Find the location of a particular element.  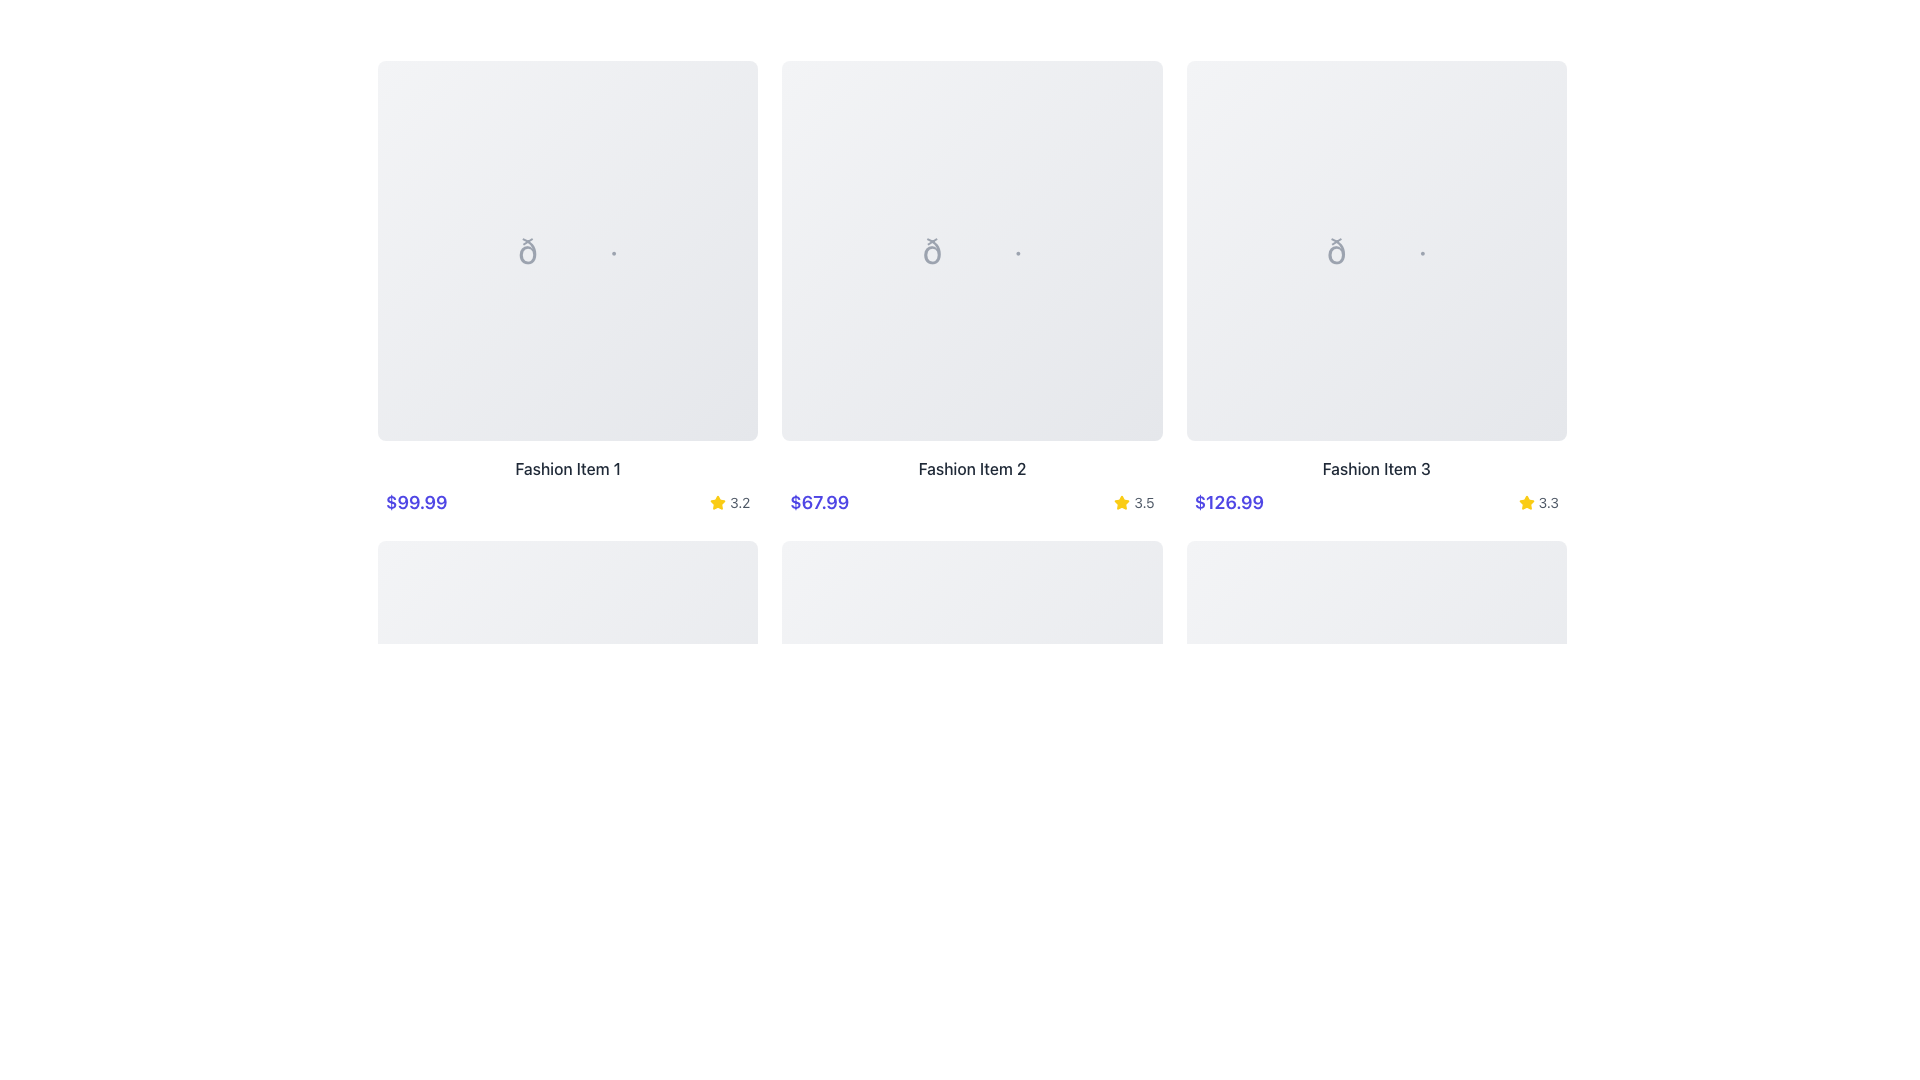

the navigation button located at the far-right end of the pagination controls to advance to the next page is located at coordinates (1081, 1046).